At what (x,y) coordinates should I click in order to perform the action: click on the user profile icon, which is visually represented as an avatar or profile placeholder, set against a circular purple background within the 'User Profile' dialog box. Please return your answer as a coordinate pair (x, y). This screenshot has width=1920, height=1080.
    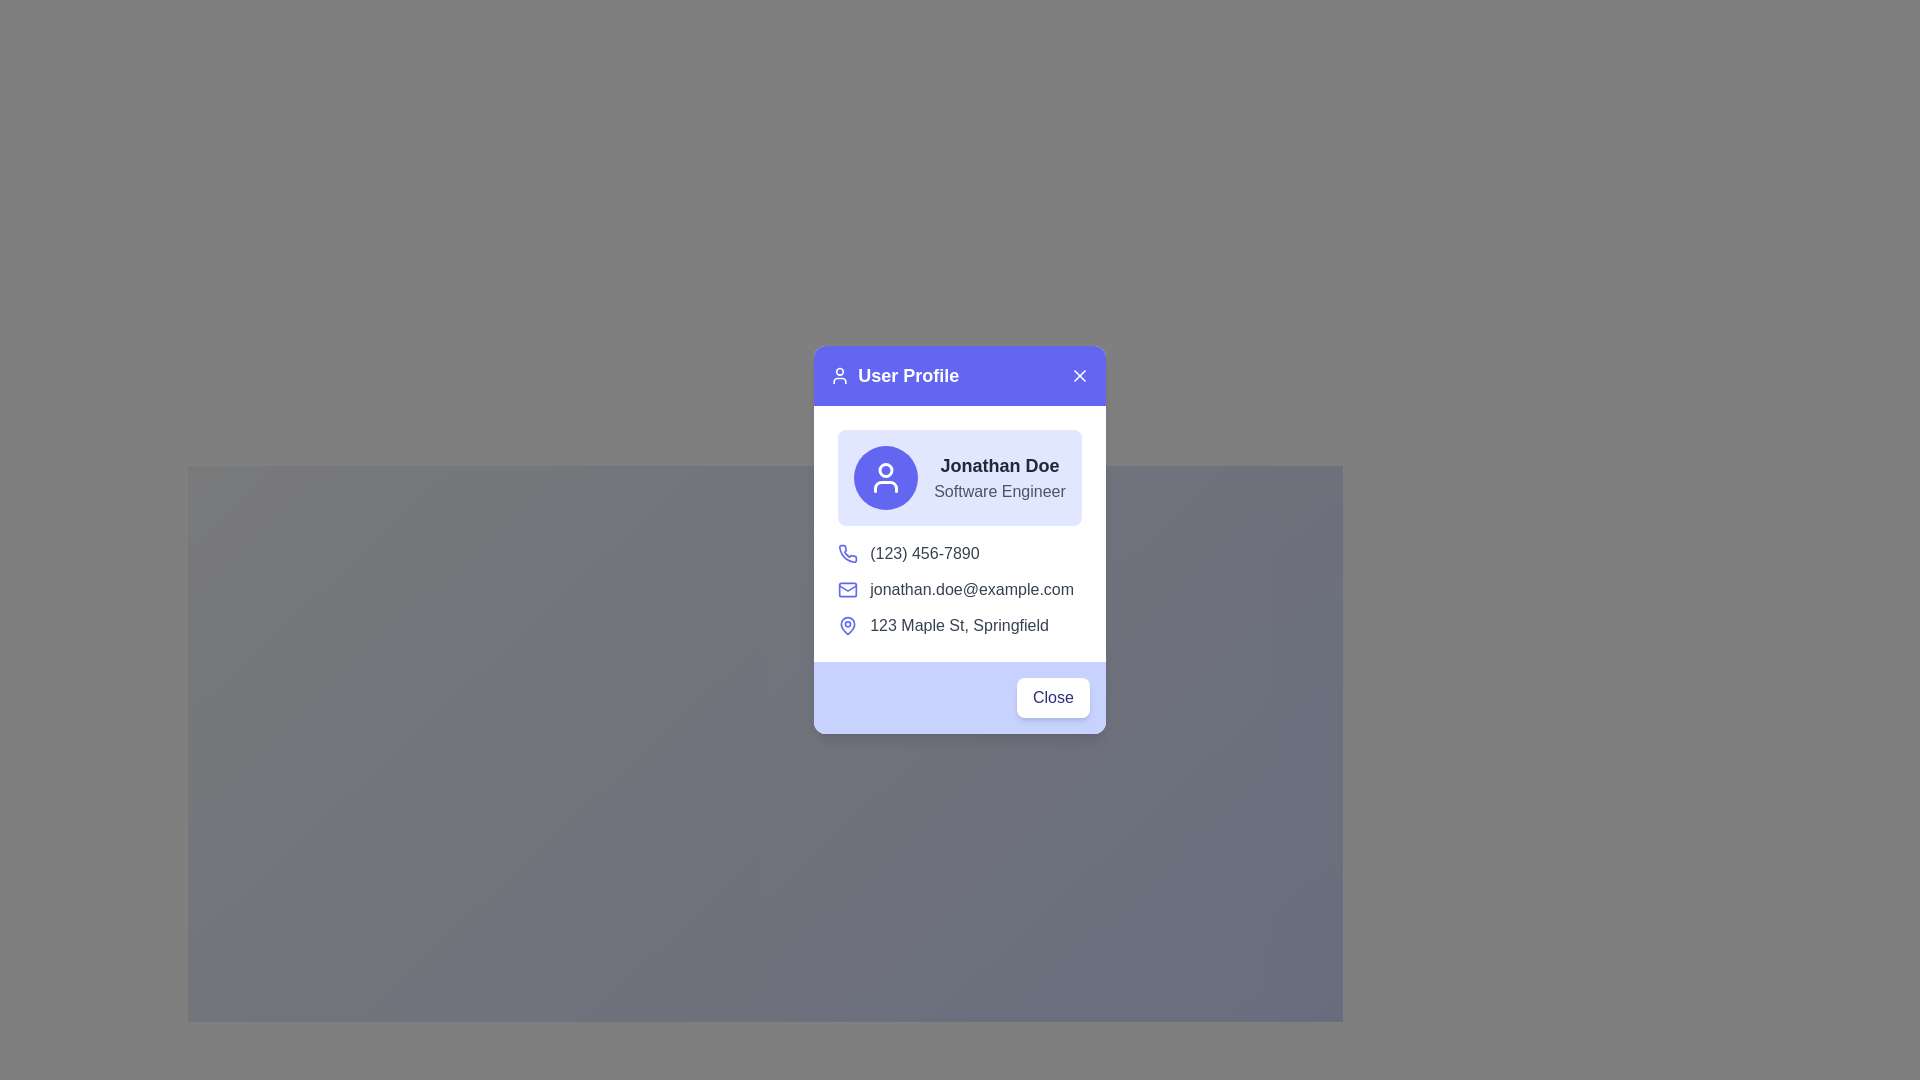
    Looking at the image, I should click on (885, 478).